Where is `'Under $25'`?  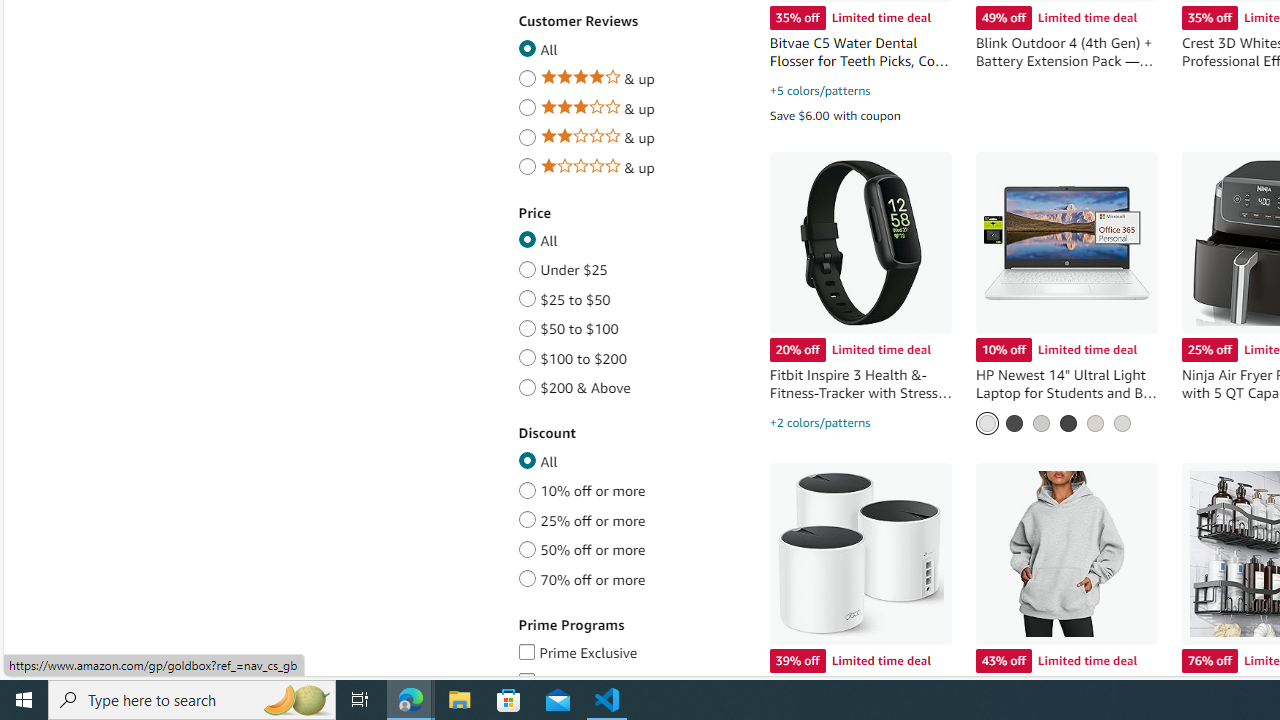 'Under $25' is located at coordinates (527, 265).